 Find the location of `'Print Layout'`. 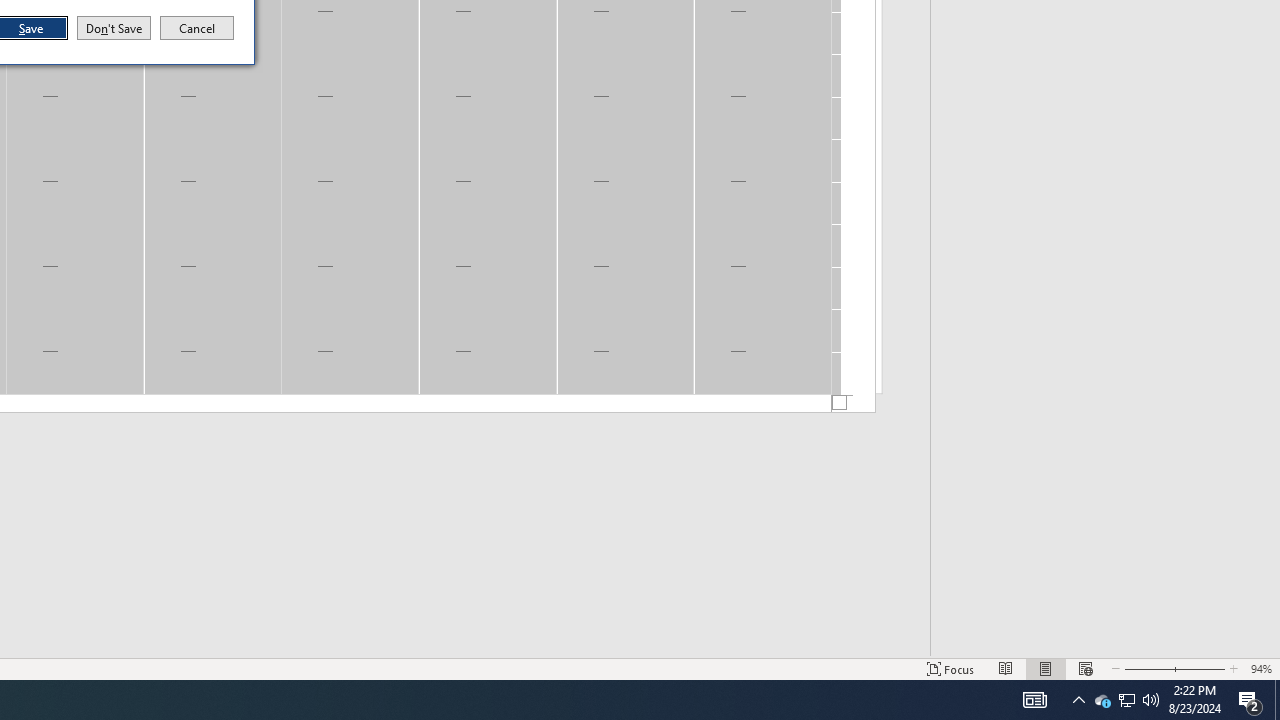

'Print Layout' is located at coordinates (1045, 669).